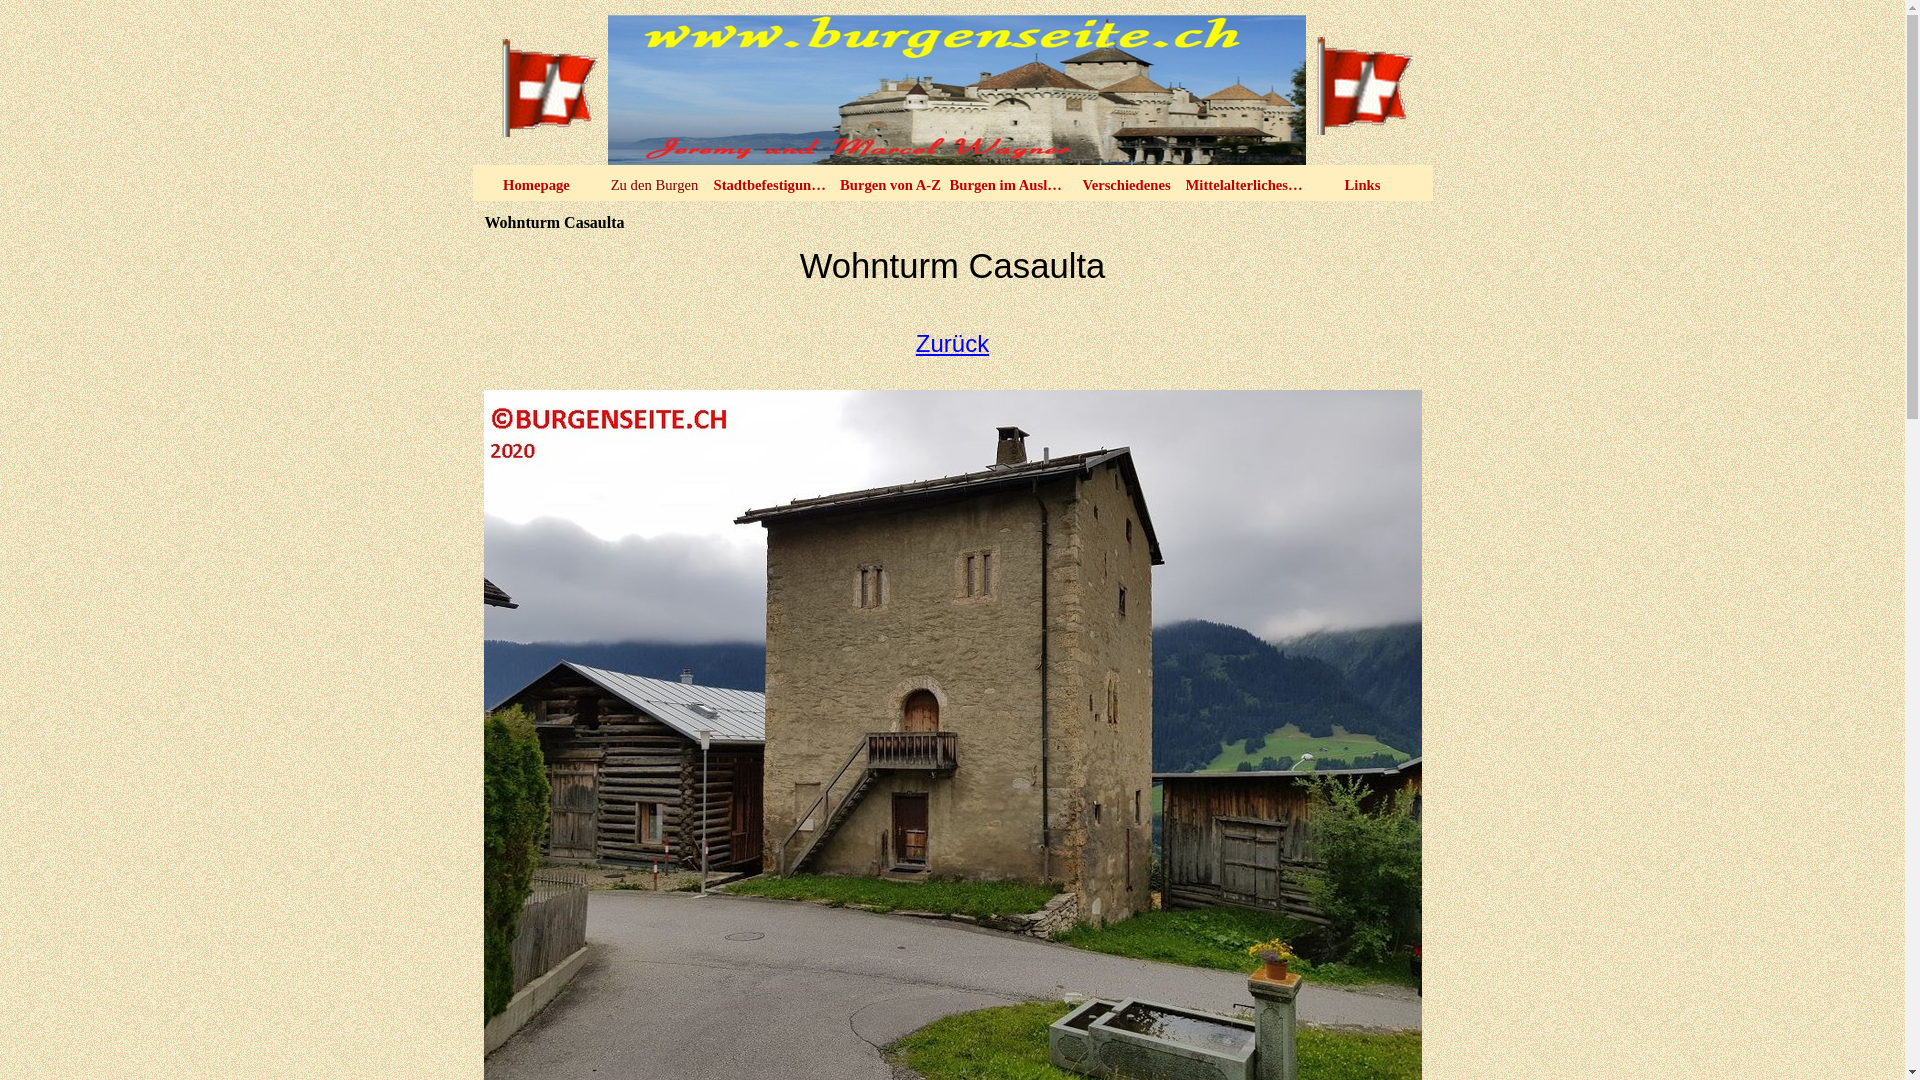 This screenshot has width=1920, height=1080. What do you see at coordinates (537, 185) in the screenshot?
I see `'Homepage'` at bounding box center [537, 185].